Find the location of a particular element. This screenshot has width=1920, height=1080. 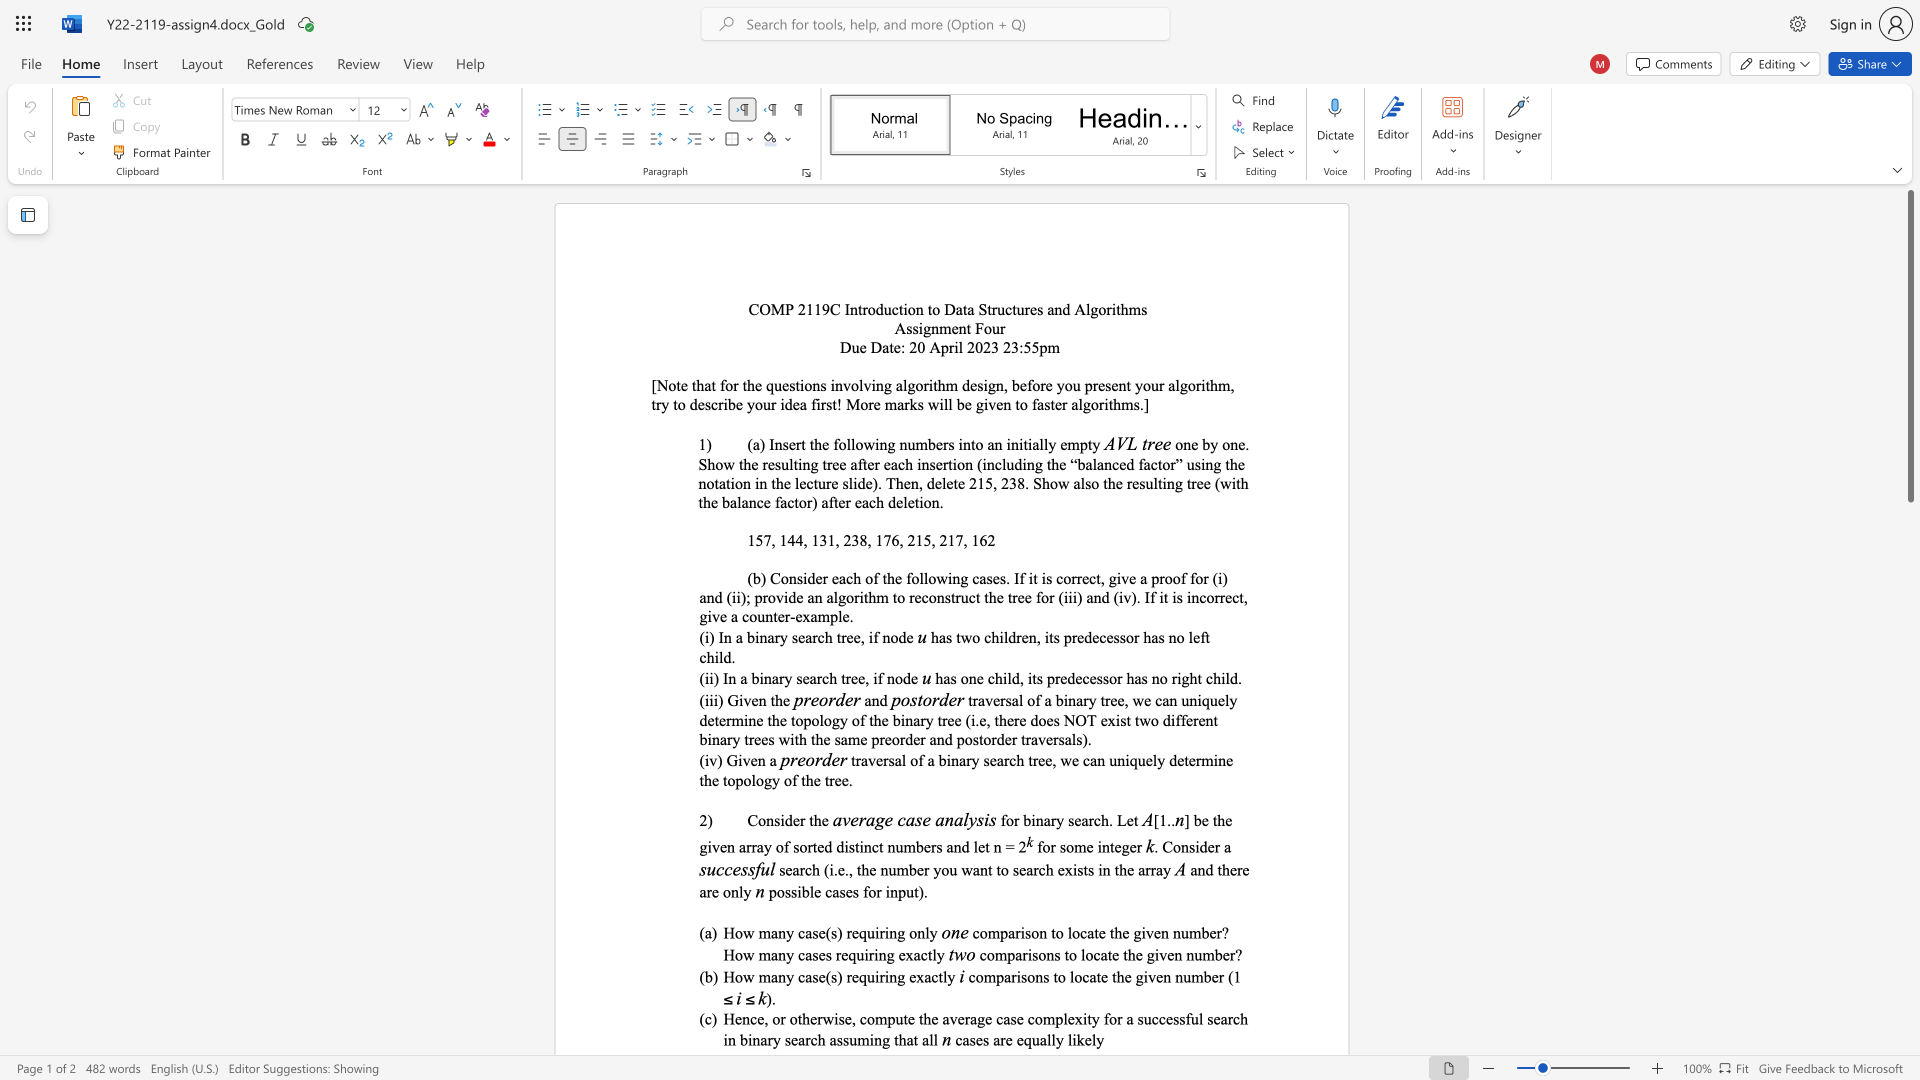

the scrollbar to scroll the page down is located at coordinates (1909, 759).